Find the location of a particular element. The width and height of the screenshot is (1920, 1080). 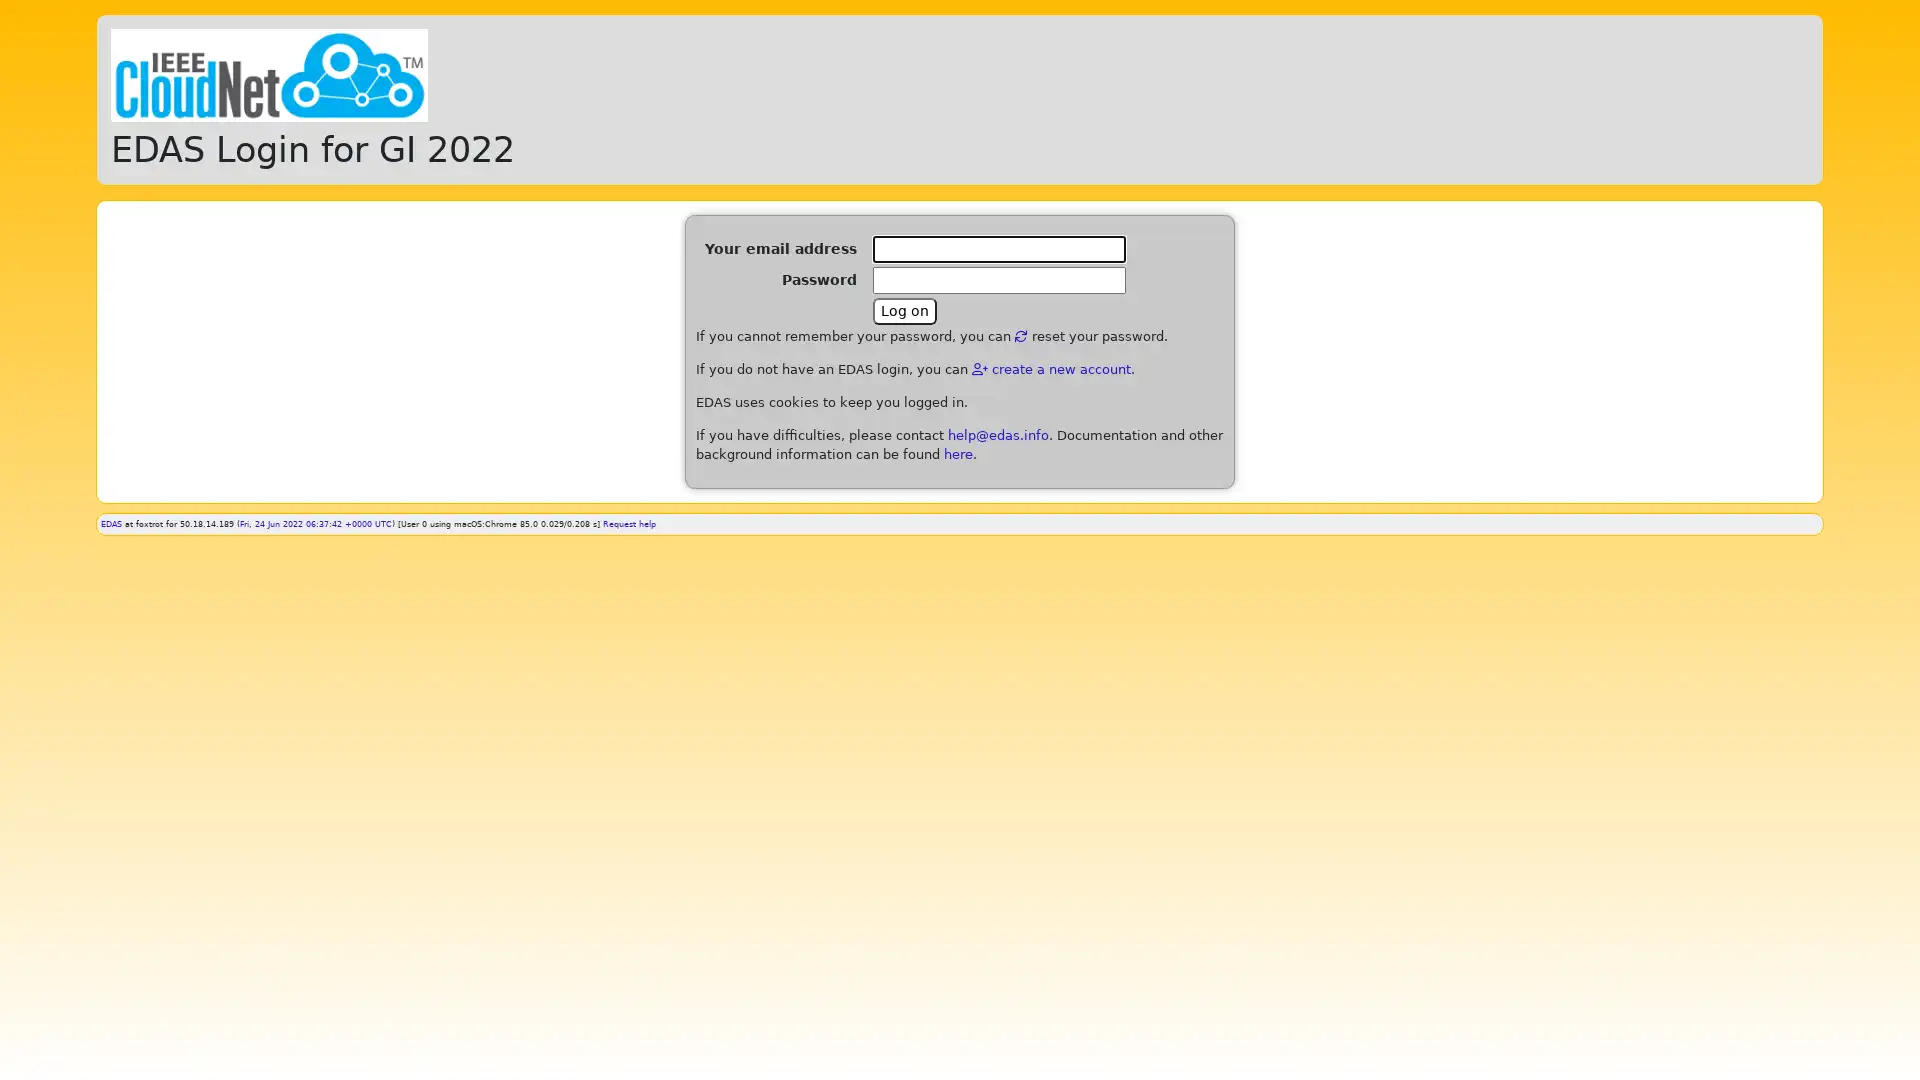

Log on is located at coordinates (904, 311).